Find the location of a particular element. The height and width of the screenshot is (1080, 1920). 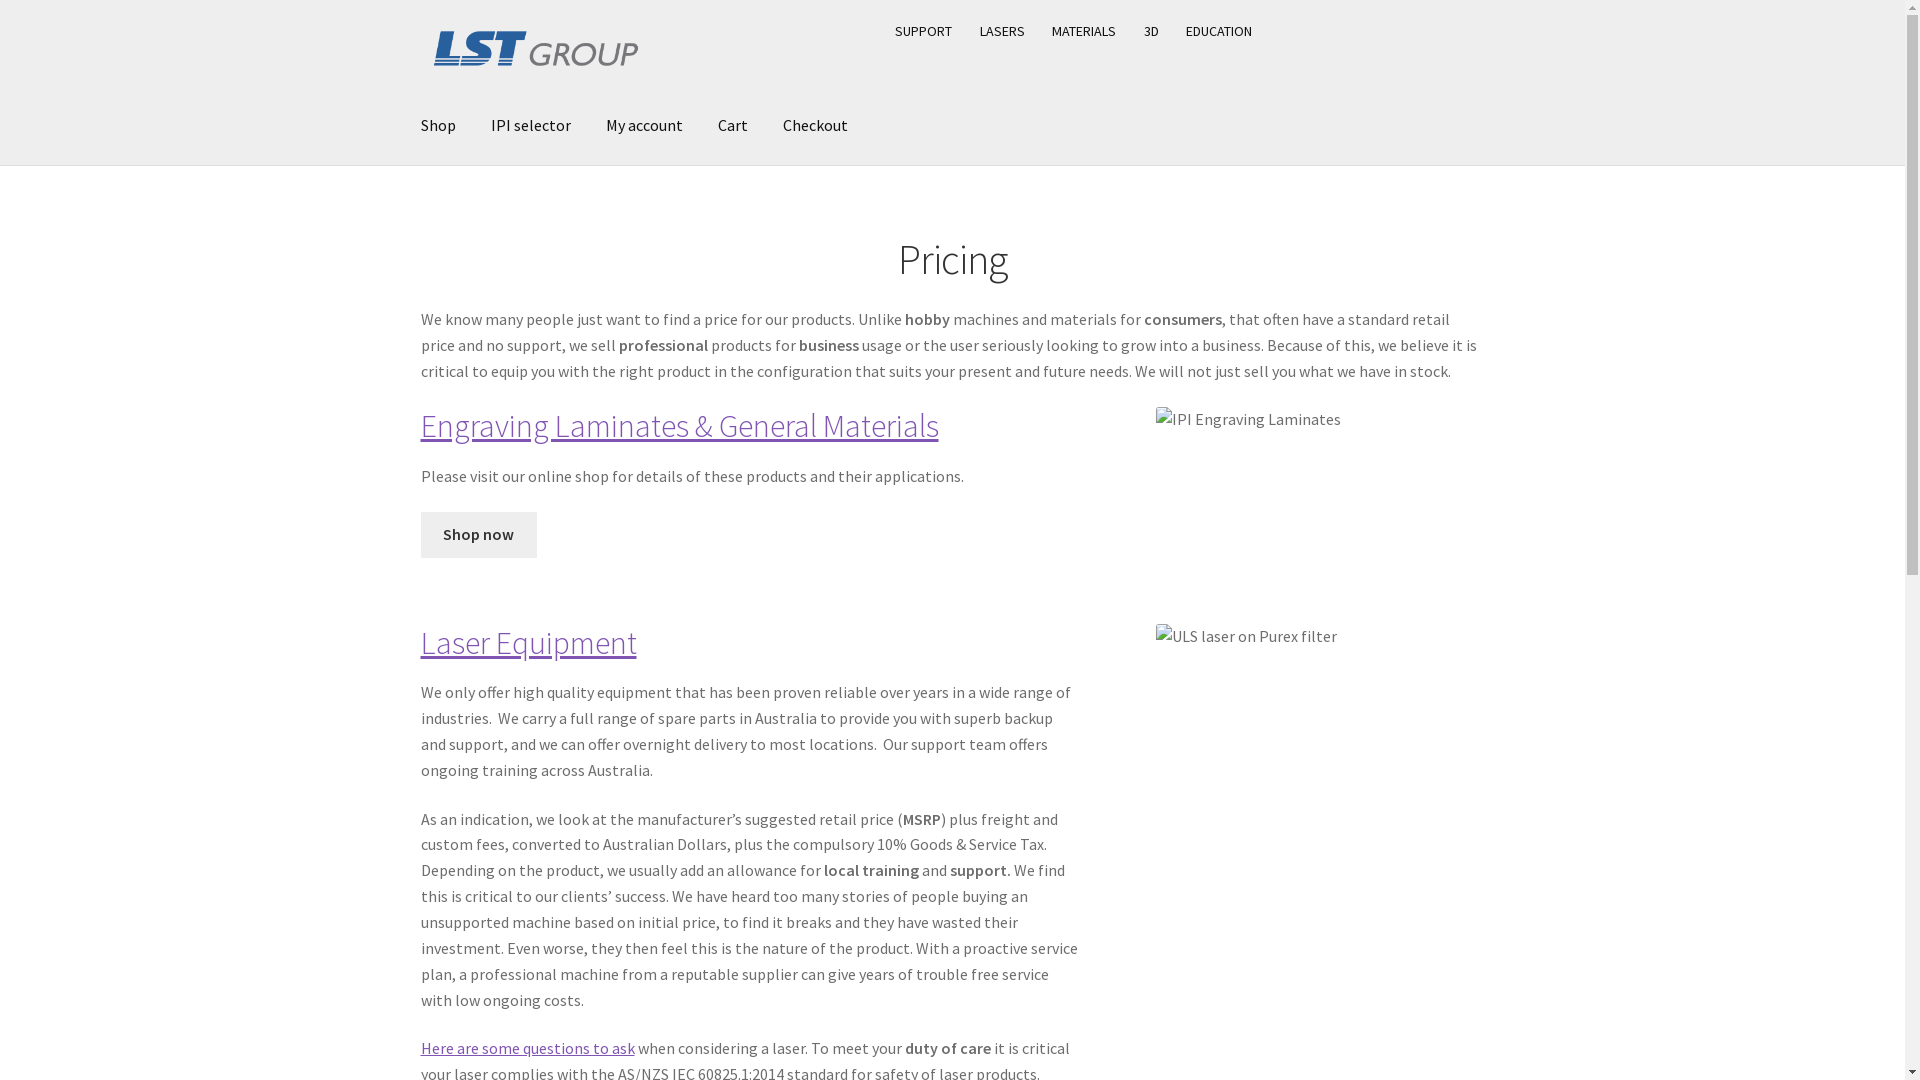

'LASERS' is located at coordinates (1003, 30).